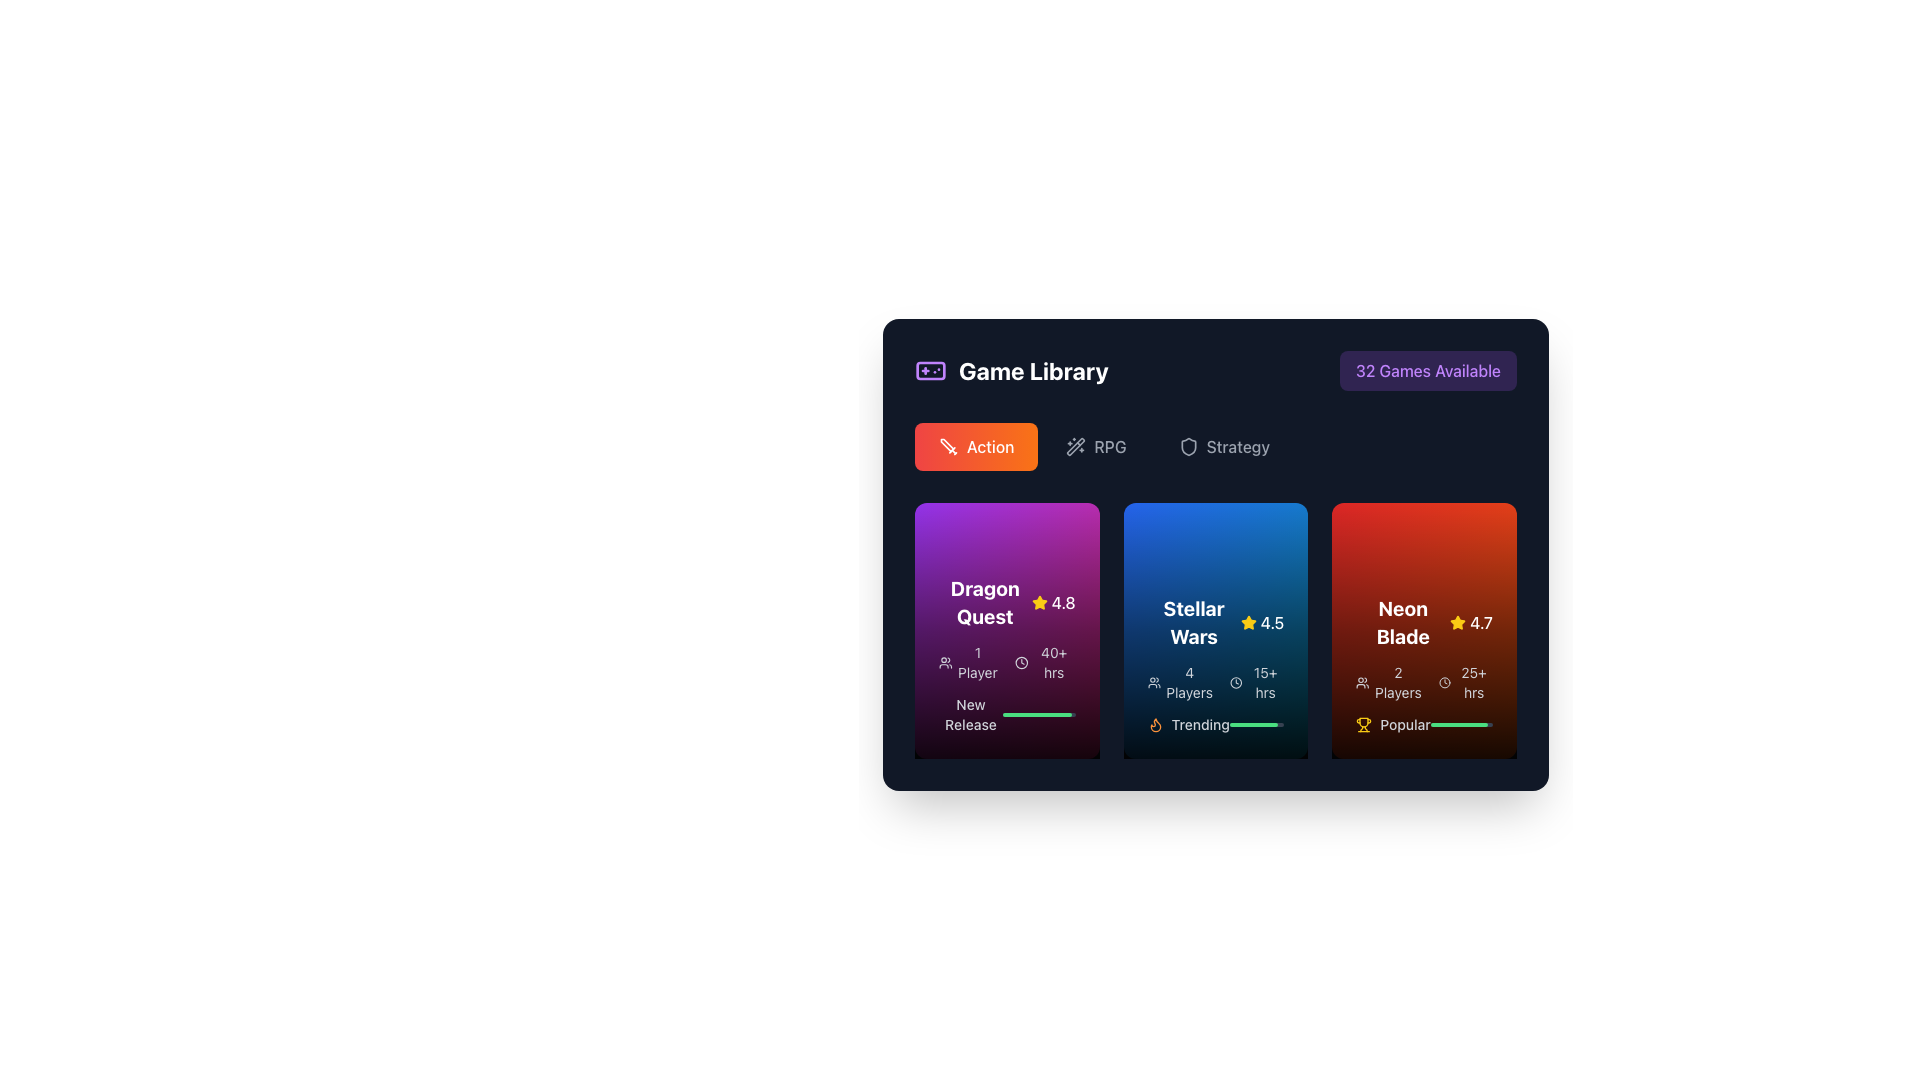 Image resolution: width=1920 pixels, height=1080 pixels. What do you see at coordinates (1363, 722) in the screenshot?
I see `the decorative Graphic icon of the trophy for the game 'Neon Blade', located near the bottom section of the trophy icon and at the same level as the 'Popular' label text` at bounding box center [1363, 722].